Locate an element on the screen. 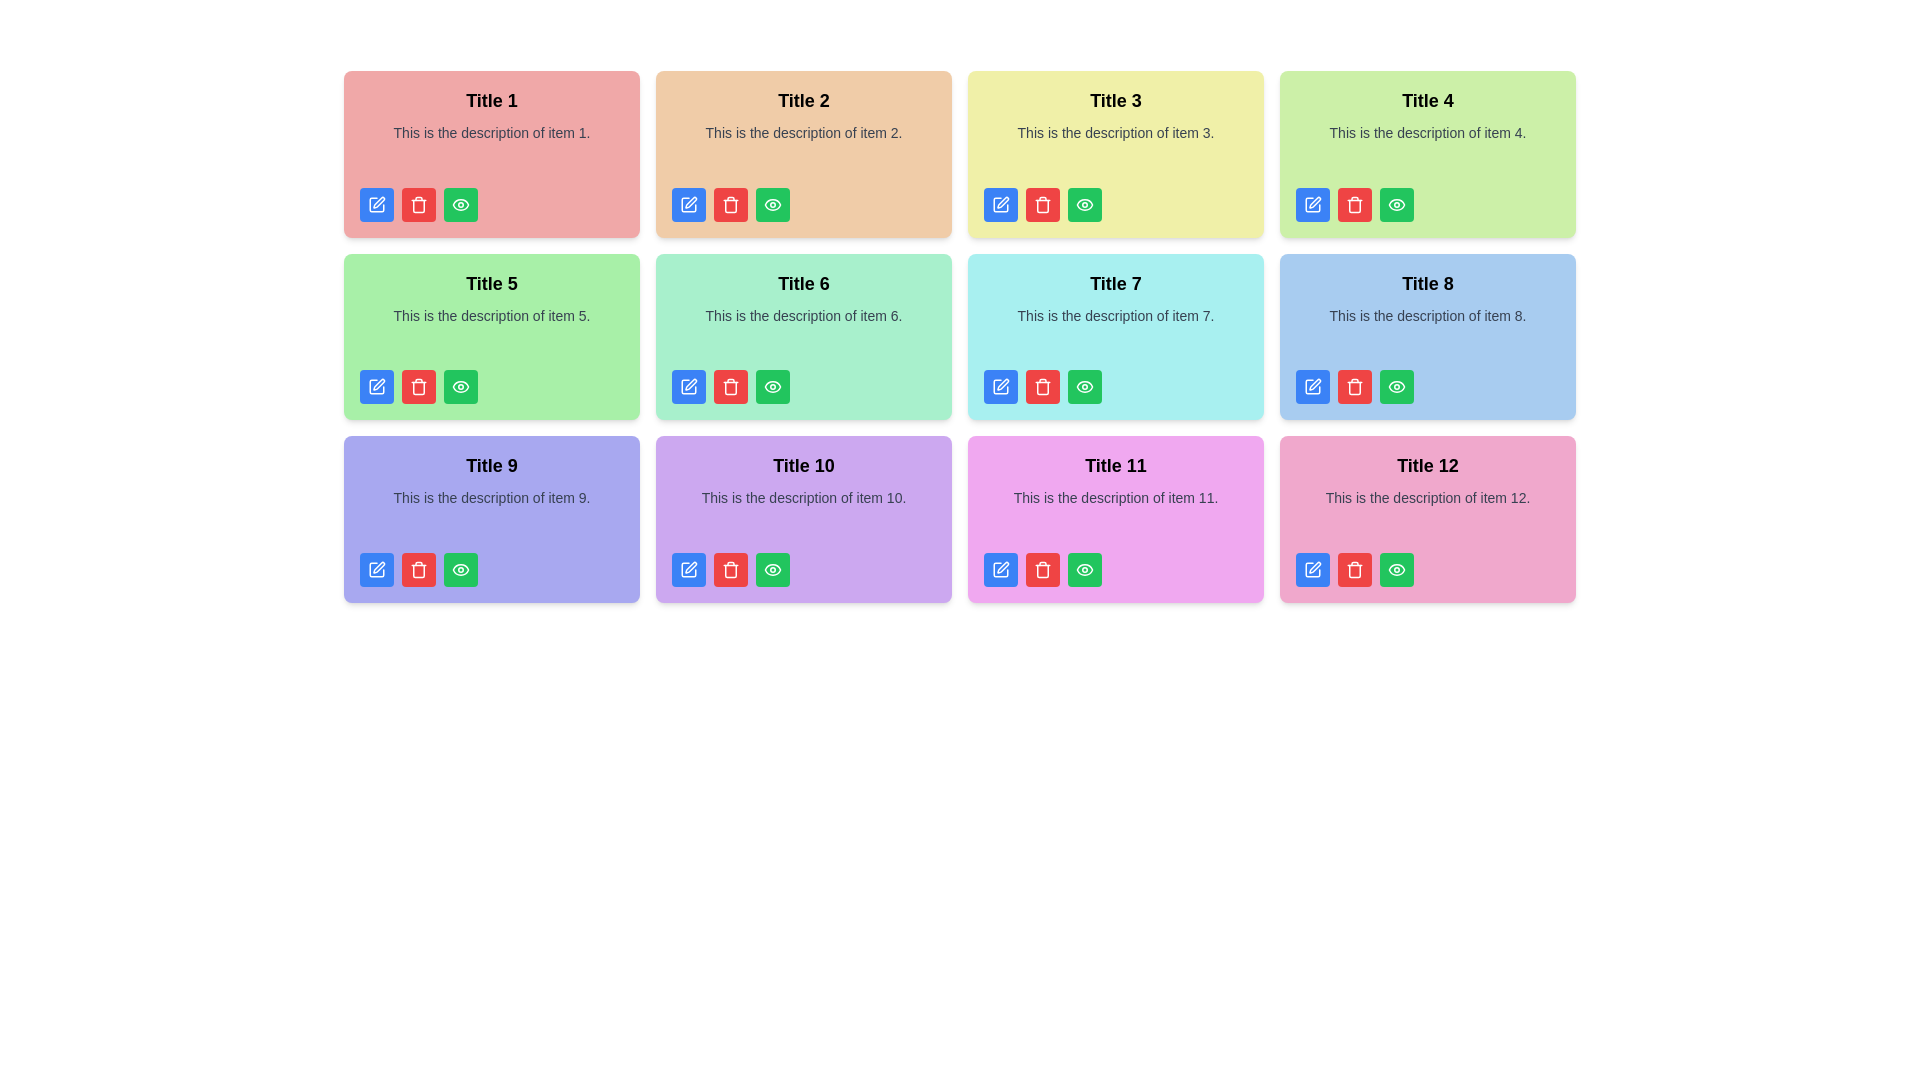 The width and height of the screenshot is (1920, 1080). the middle delete button within the card to initiate the delete action is located at coordinates (1354, 386).